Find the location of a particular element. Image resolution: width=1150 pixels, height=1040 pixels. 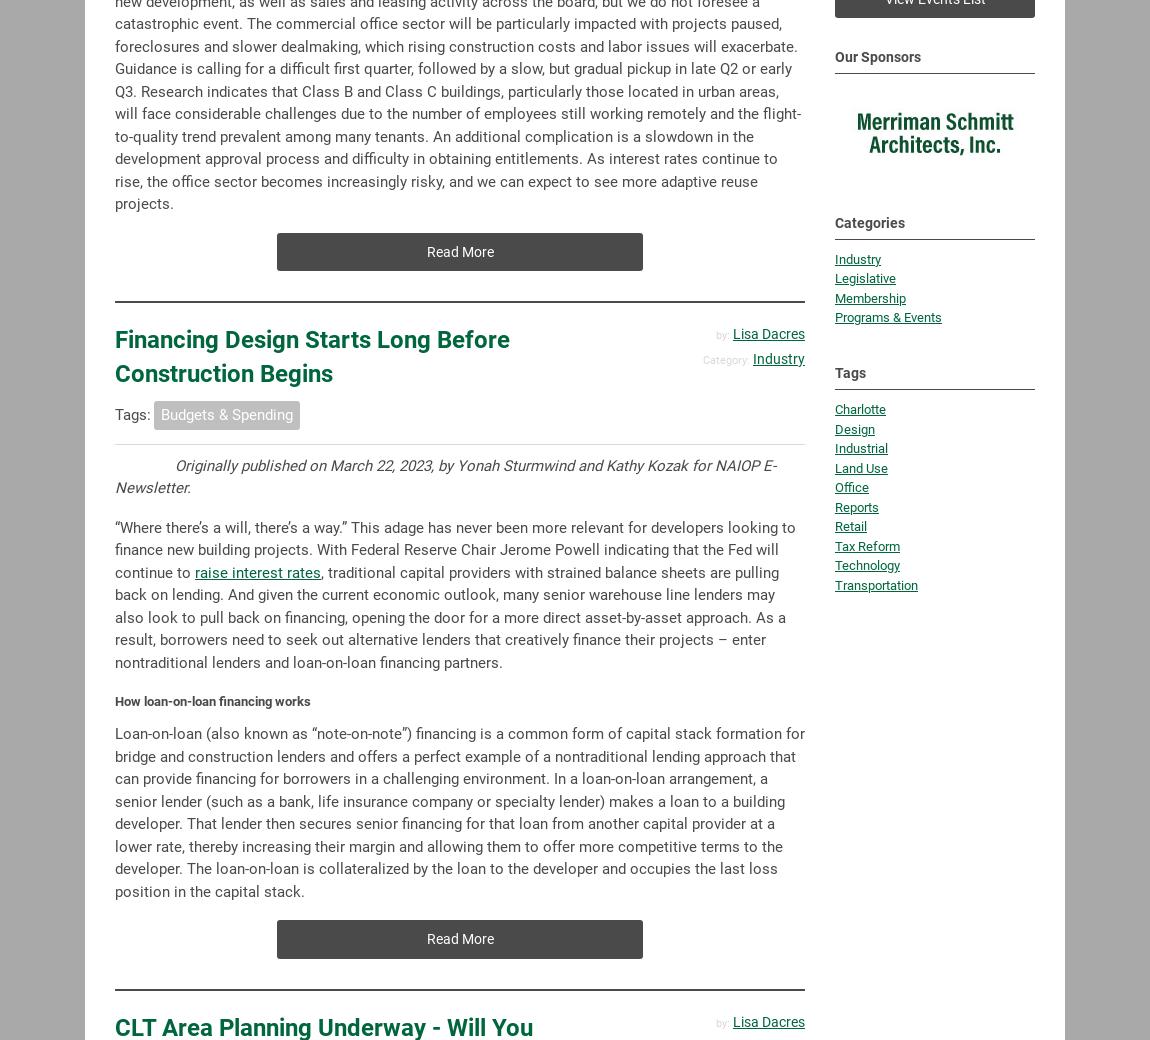

', traditional capital providers with strained balance sheets are pulling back on lending. And given the current economic outlook, many senior warehouse line lenders may also look to pull back on financing, opening the door for a more direct asset-by-asset approach. As a result, borrowers need to seek out alternative lenders that creatively finance their projects – enter nontraditional lenders and loan-on-loan financing partners.' is located at coordinates (450, 616).